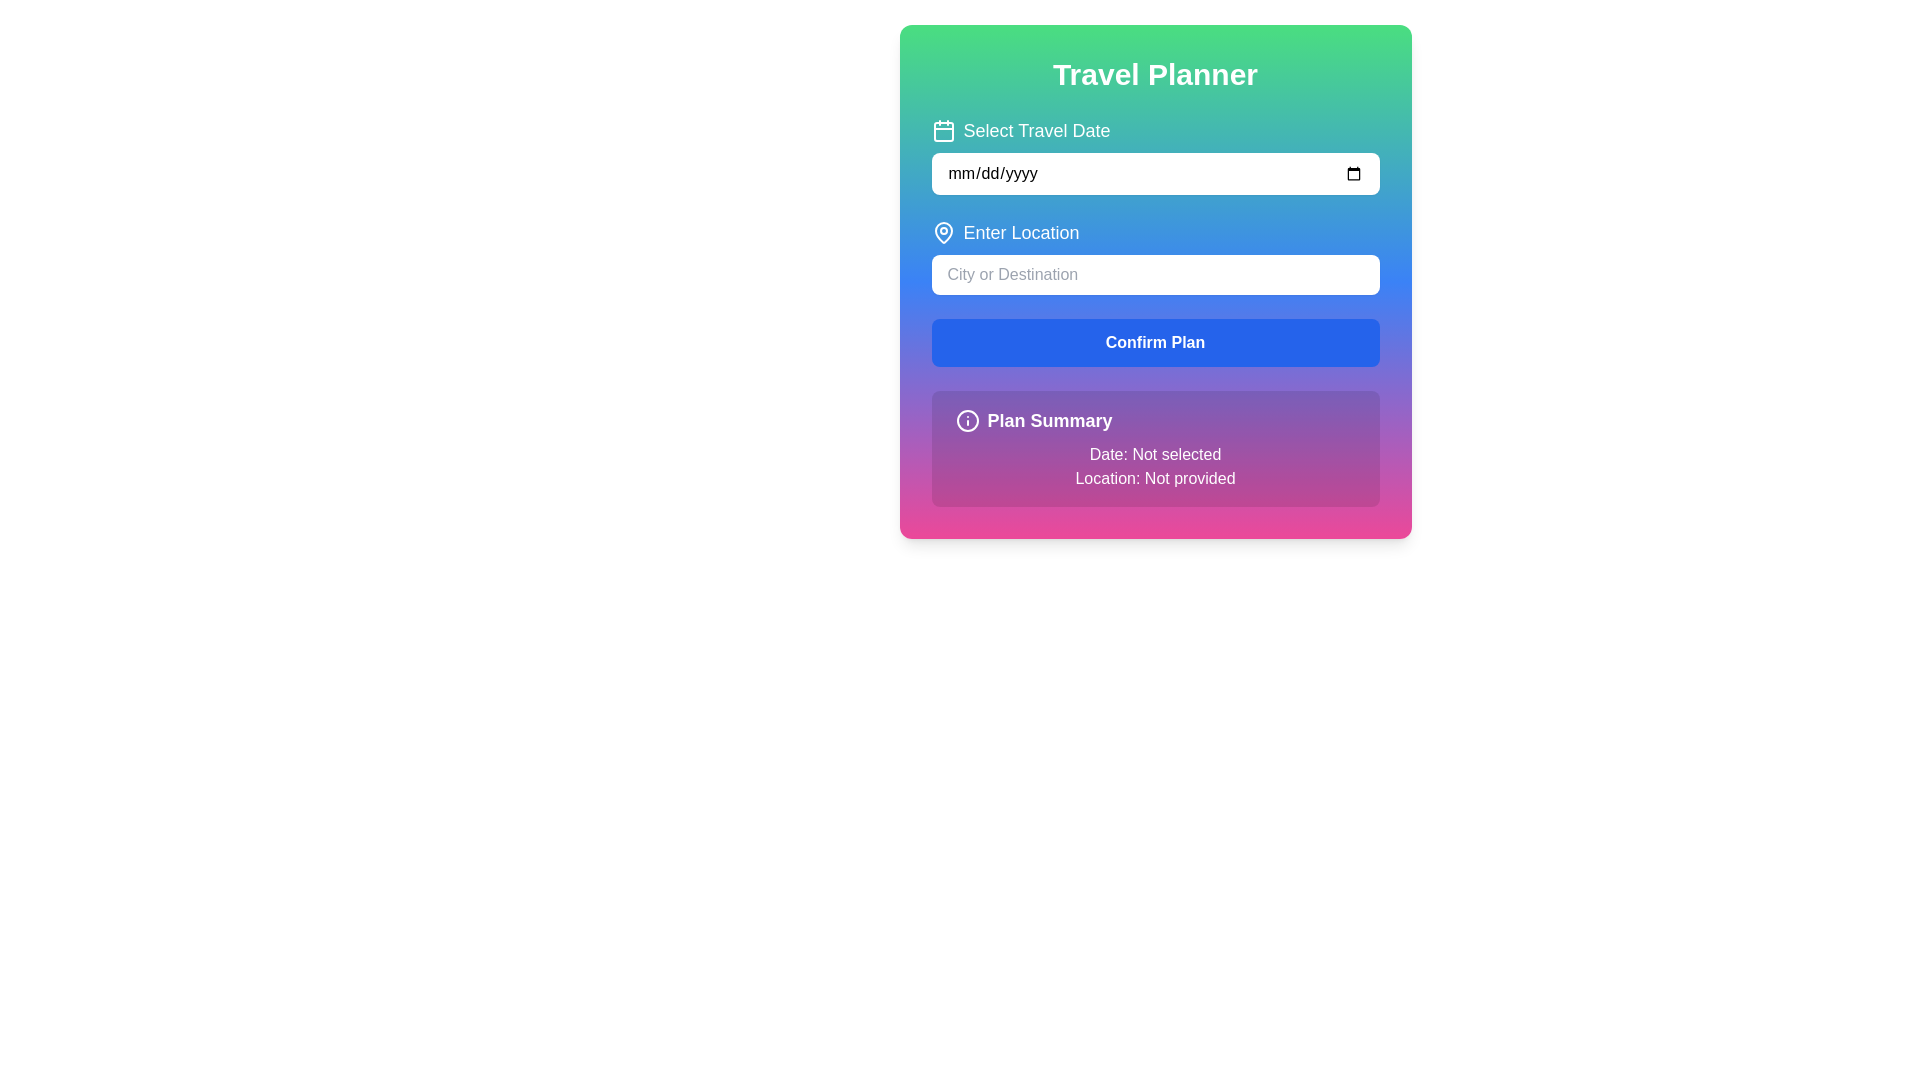 The height and width of the screenshot is (1080, 1920). Describe the element at coordinates (967, 419) in the screenshot. I see `the information icon, which is a white circle with an 'i' in the center, located to the left of the 'Plan Summary' heading` at that location.